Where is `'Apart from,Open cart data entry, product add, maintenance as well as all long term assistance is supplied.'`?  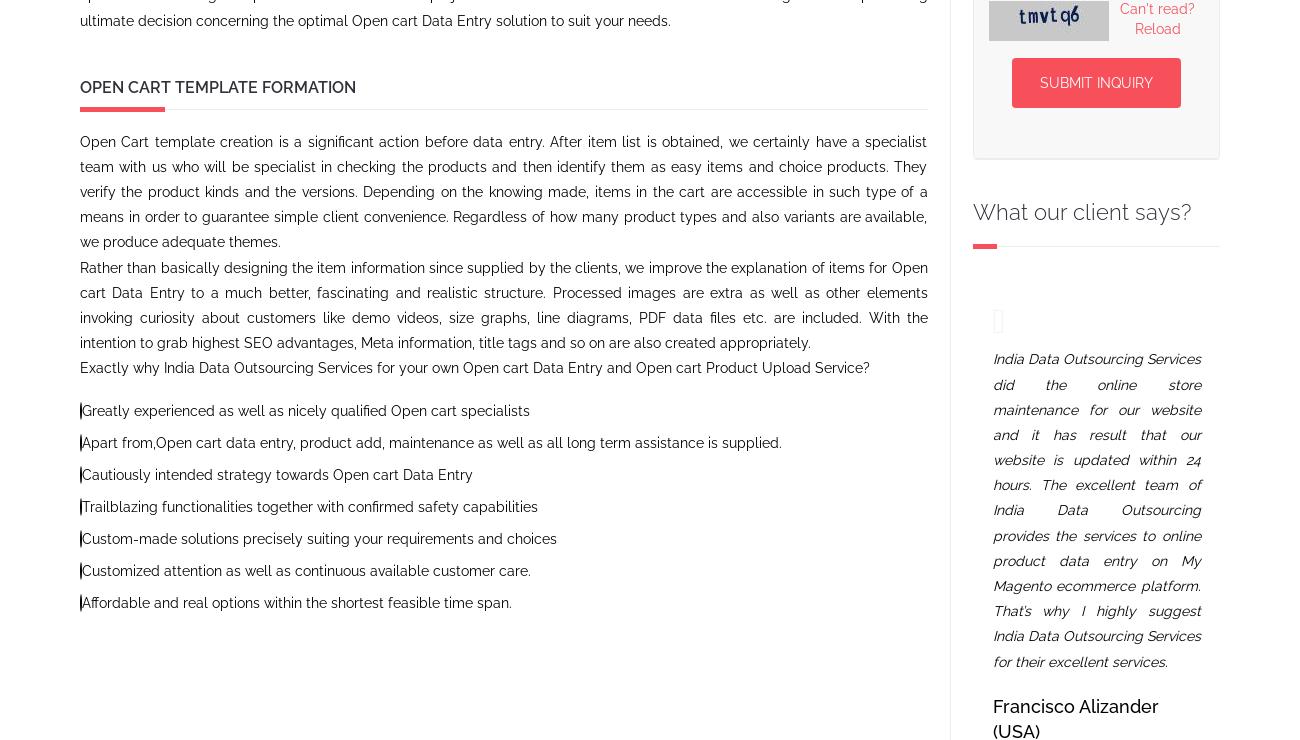 'Apart from,Open cart data entry, product add, maintenance as well as all long term assistance is supplied.' is located at coordinates (82, 441).